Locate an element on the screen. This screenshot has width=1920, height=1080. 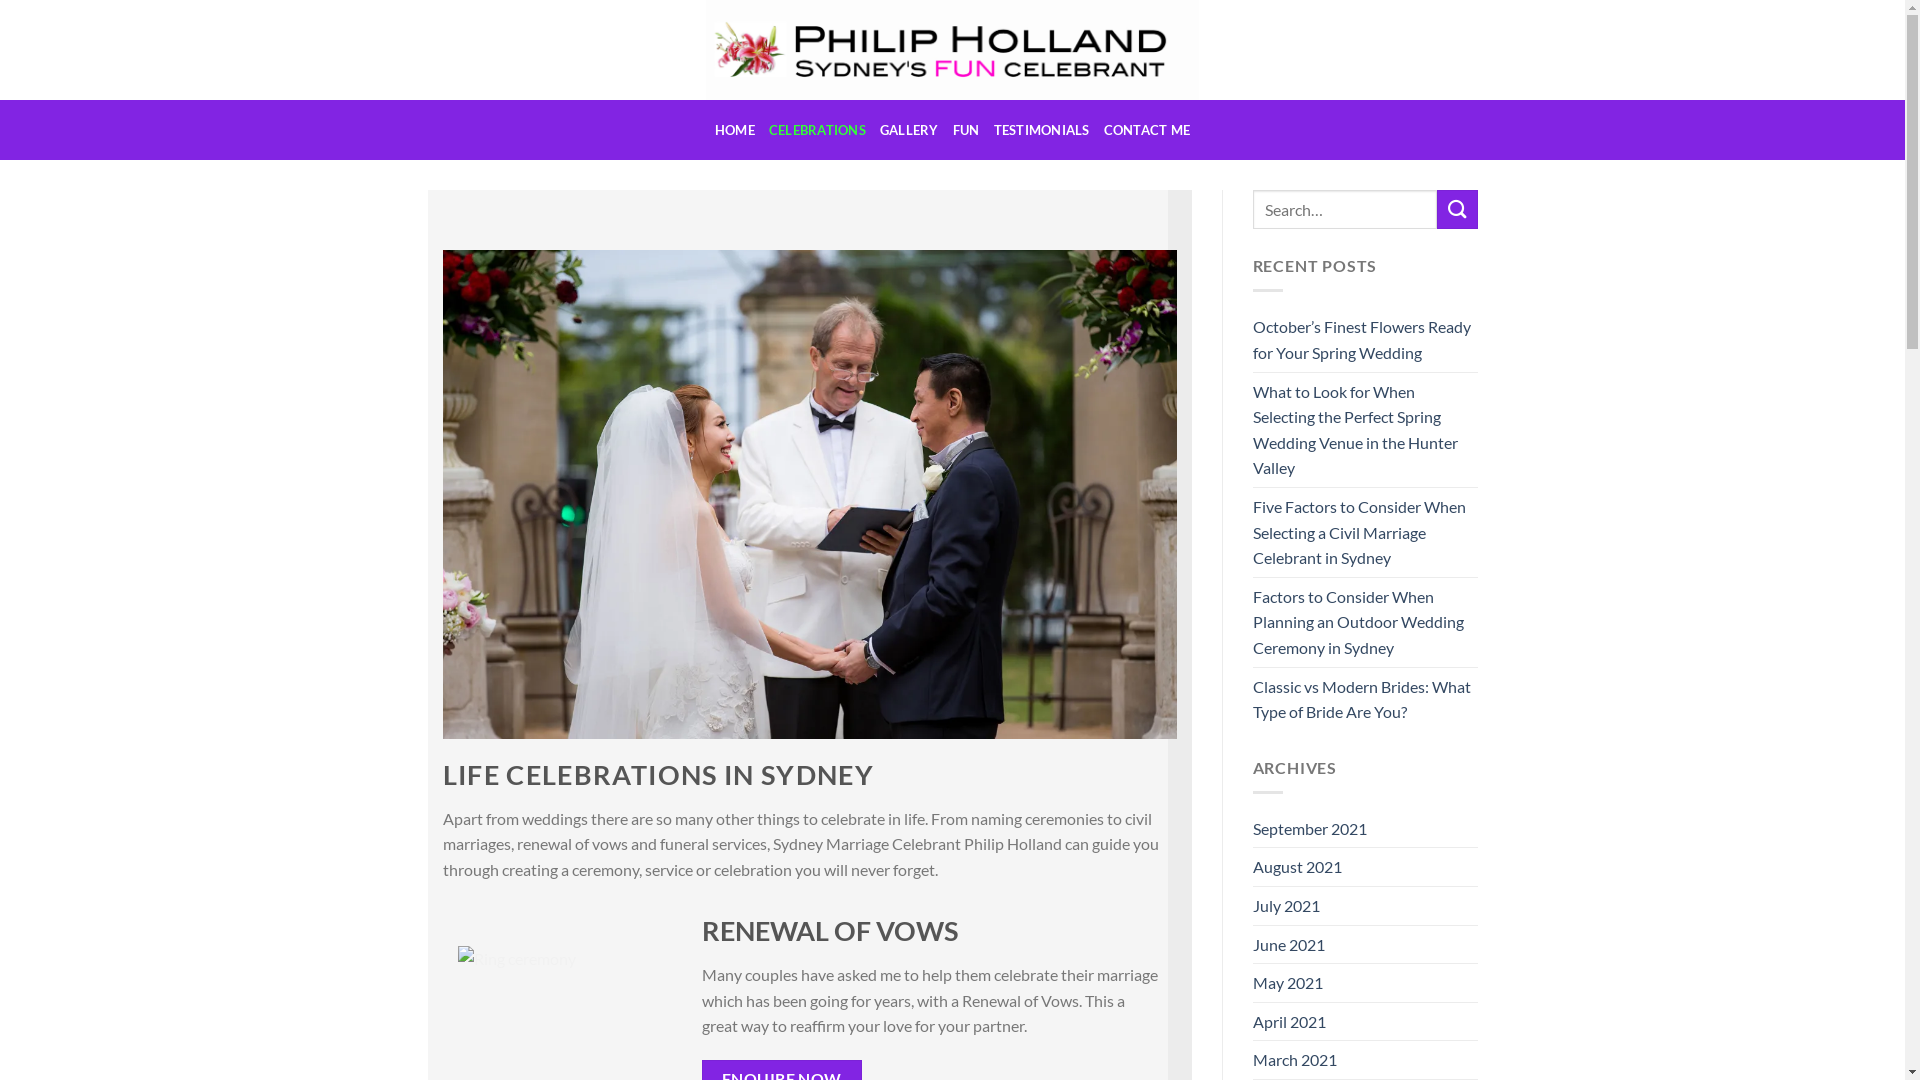
'July 2021' is located at coordinates (1285, 906).